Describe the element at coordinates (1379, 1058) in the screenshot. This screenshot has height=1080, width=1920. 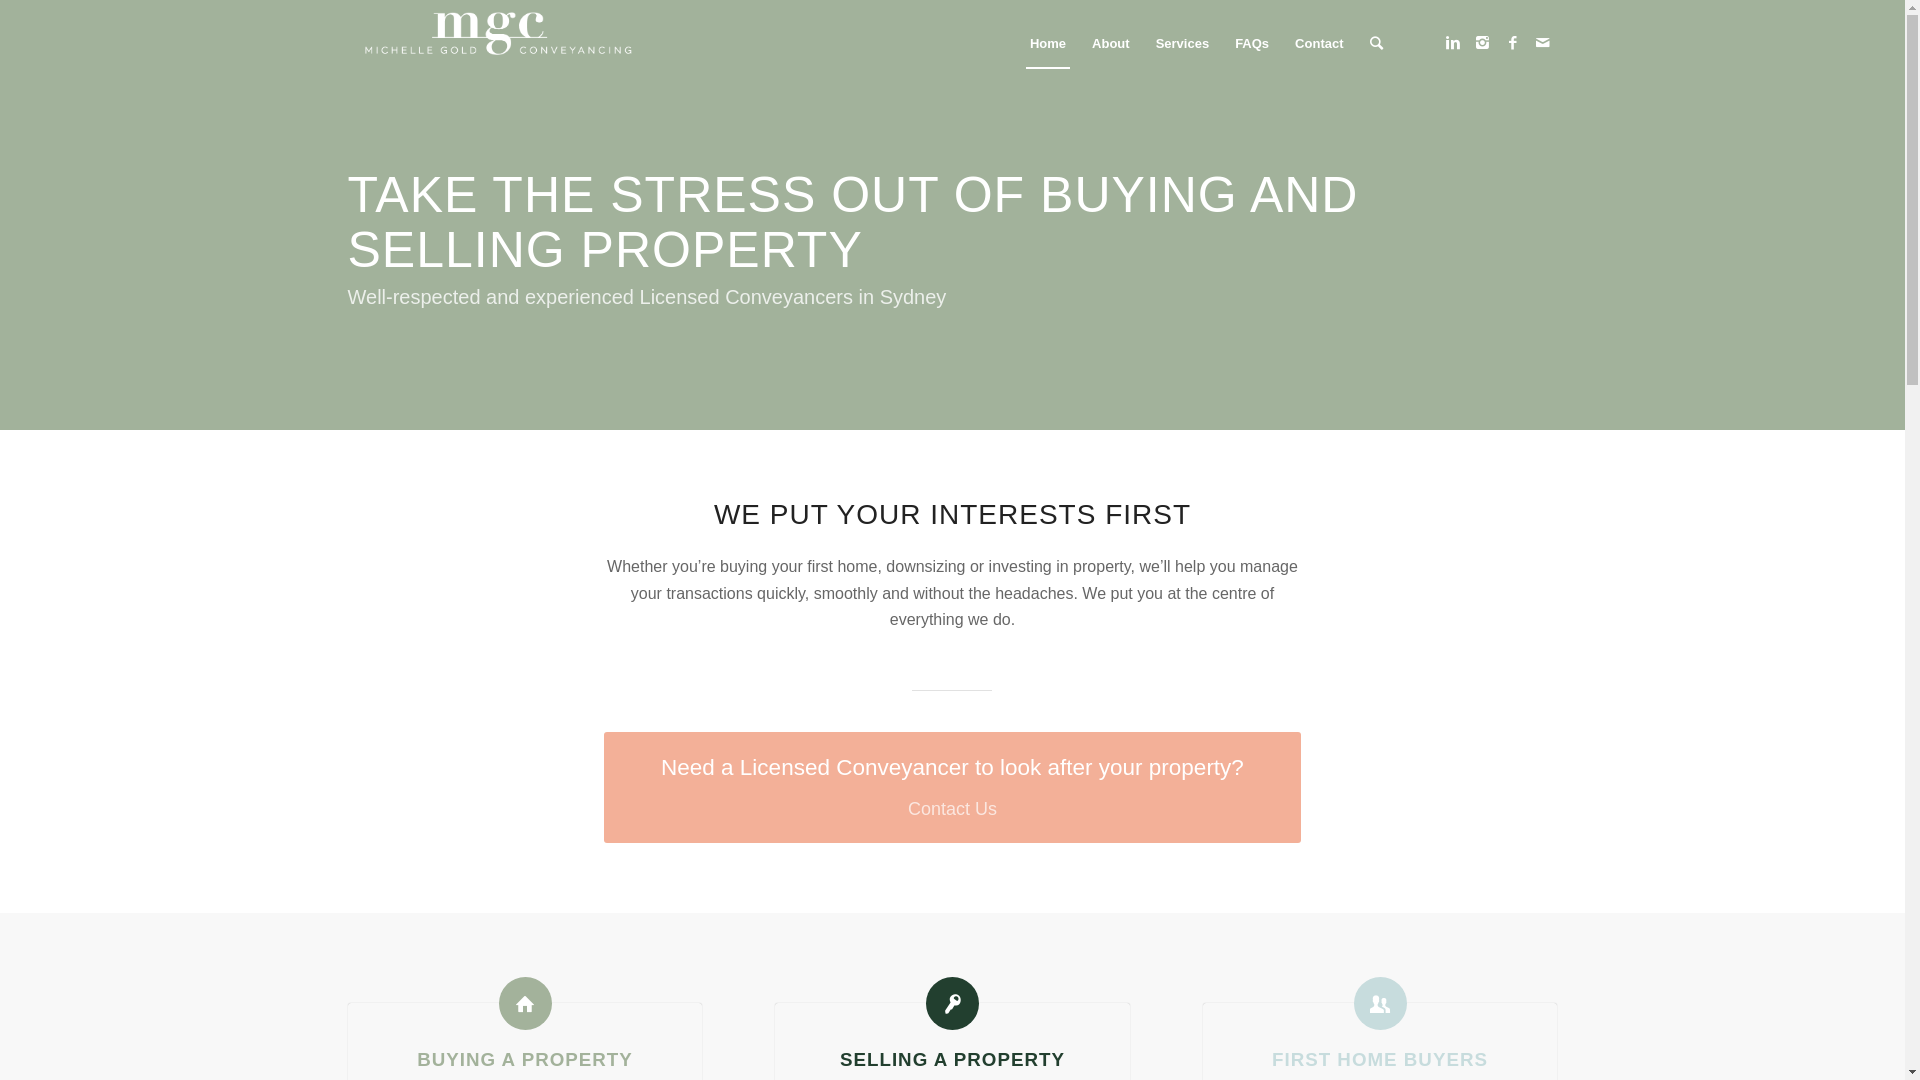
I see `'FIRST HOME BUYERS'` at that location.